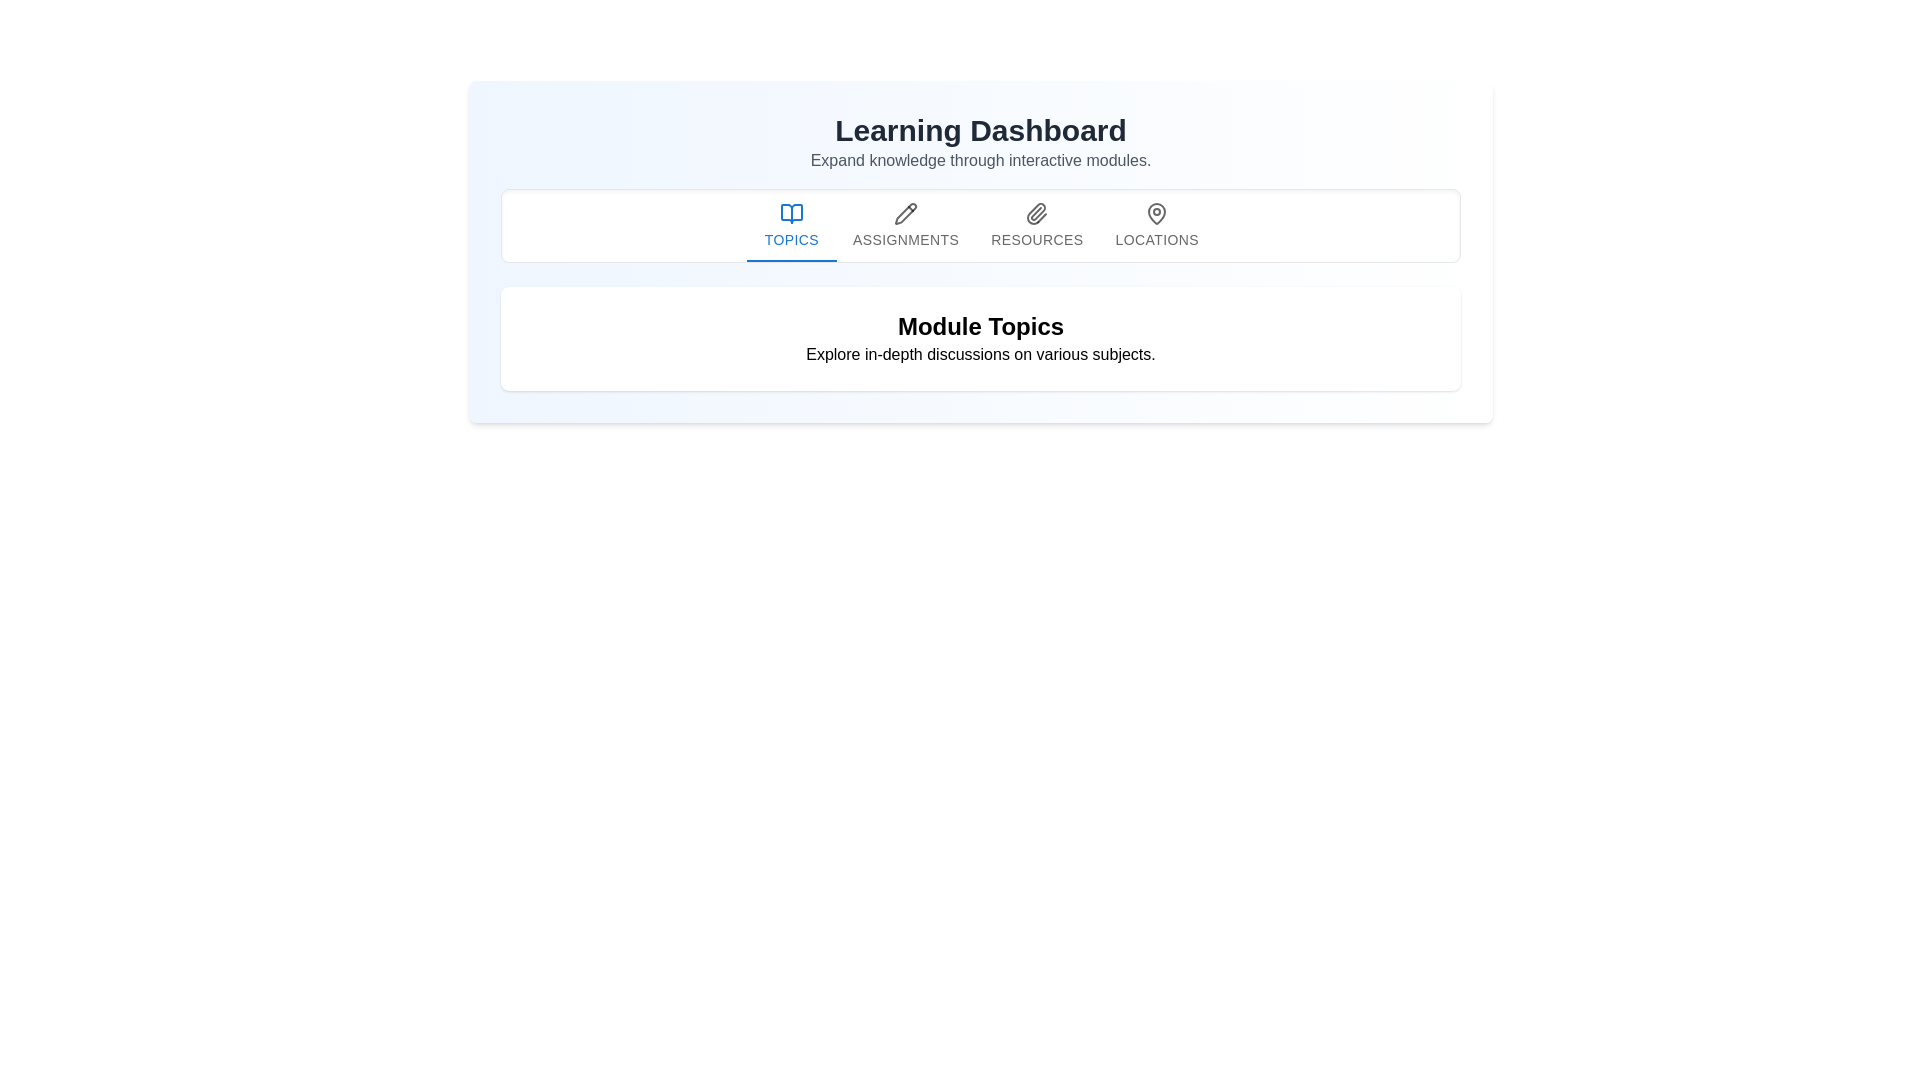 This screenshot has width=1920, height=1080. I want to click on the horizontal line indicator located just below the 'Topics' tab button in the navigation bar of the Learning Dashboard, so click(791, 260).